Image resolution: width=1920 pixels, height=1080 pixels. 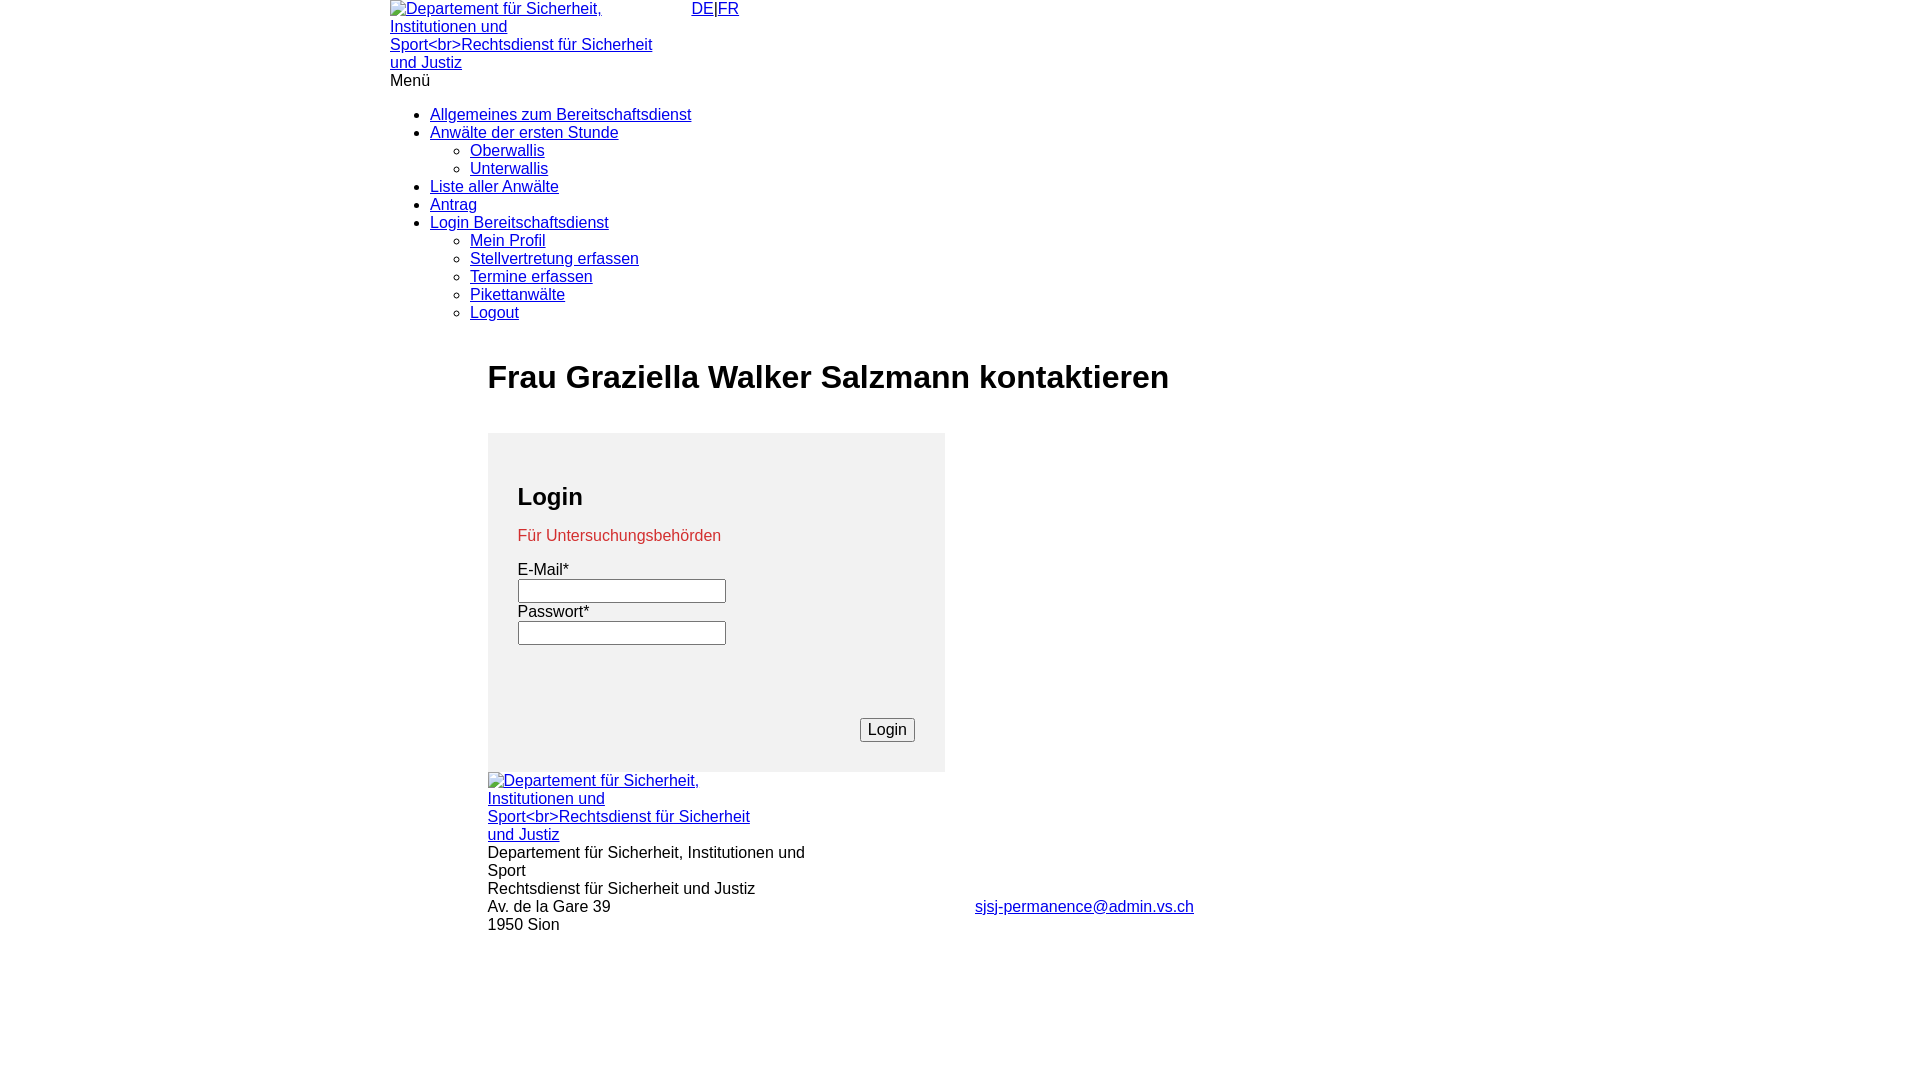 I want to click on 'Login', so click(x=886, y=729).